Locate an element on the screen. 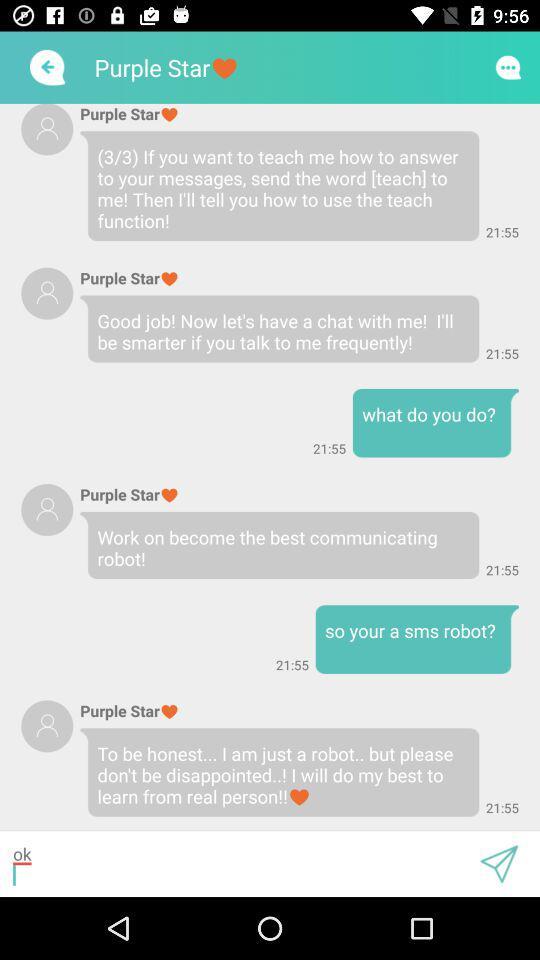  chat options is located at coordinates (508, 67).